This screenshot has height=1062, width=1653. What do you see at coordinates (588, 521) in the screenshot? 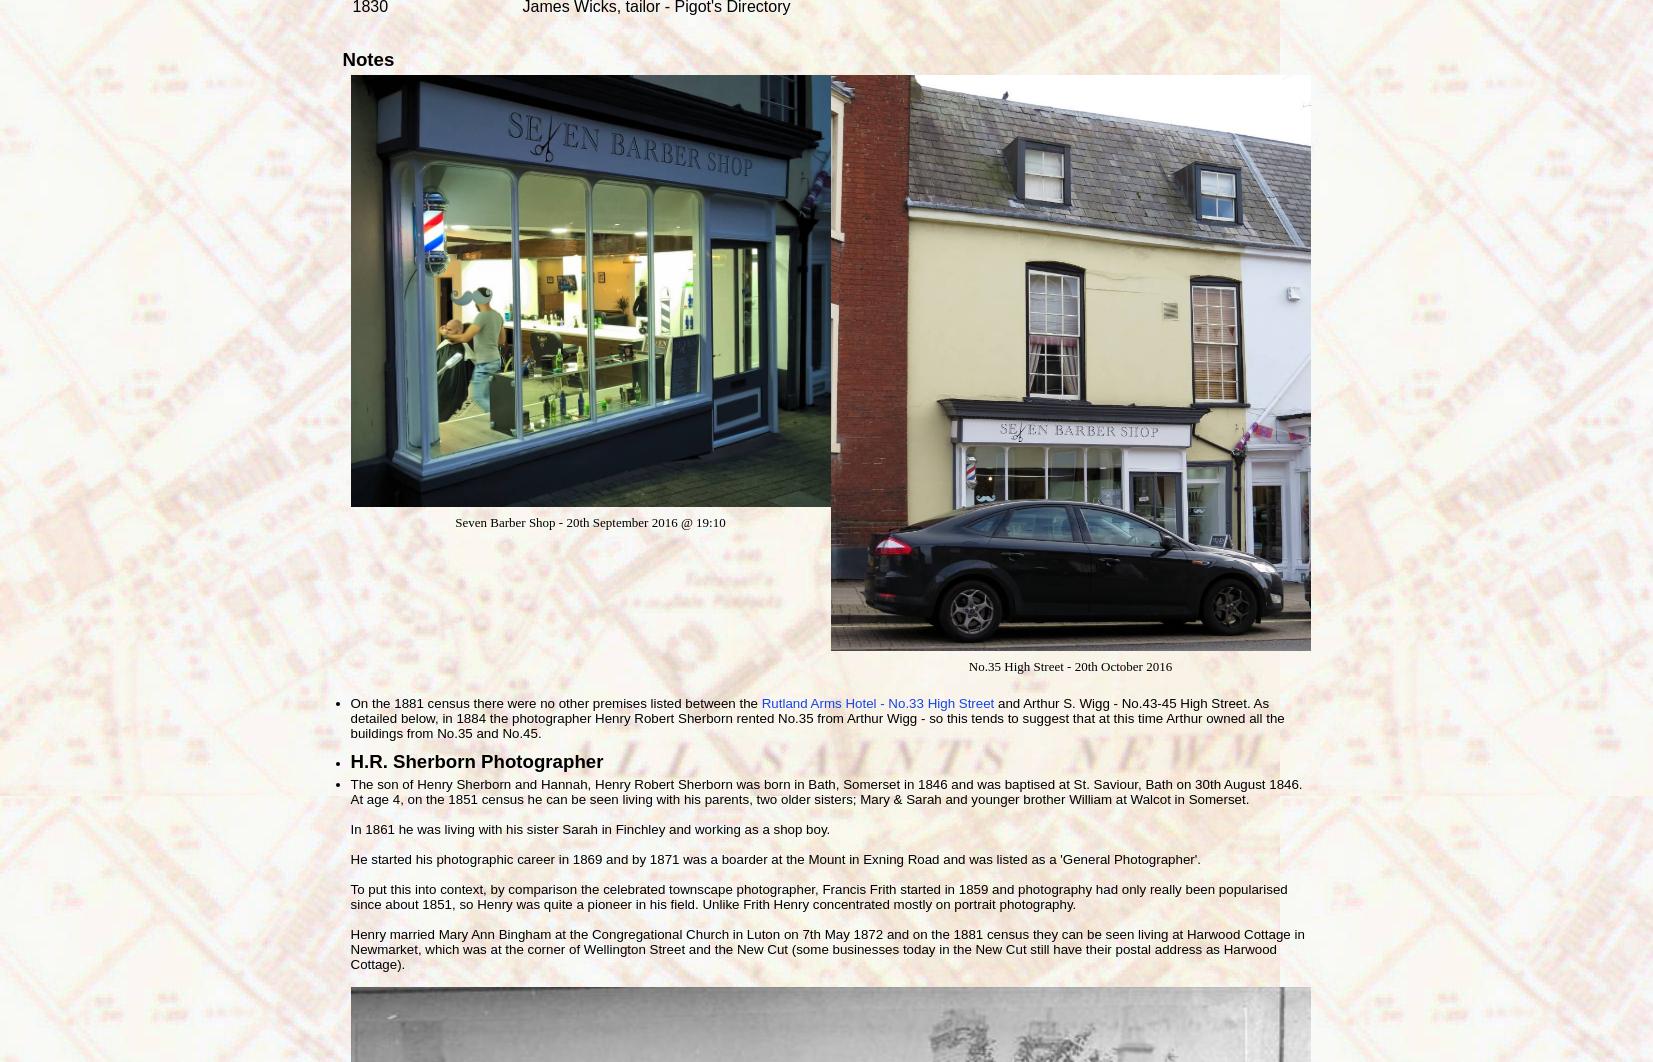
I see `'Seven Barber Shop - 20th 
                    September 2016 @ 19:10'` at bounding box center [588, 521].